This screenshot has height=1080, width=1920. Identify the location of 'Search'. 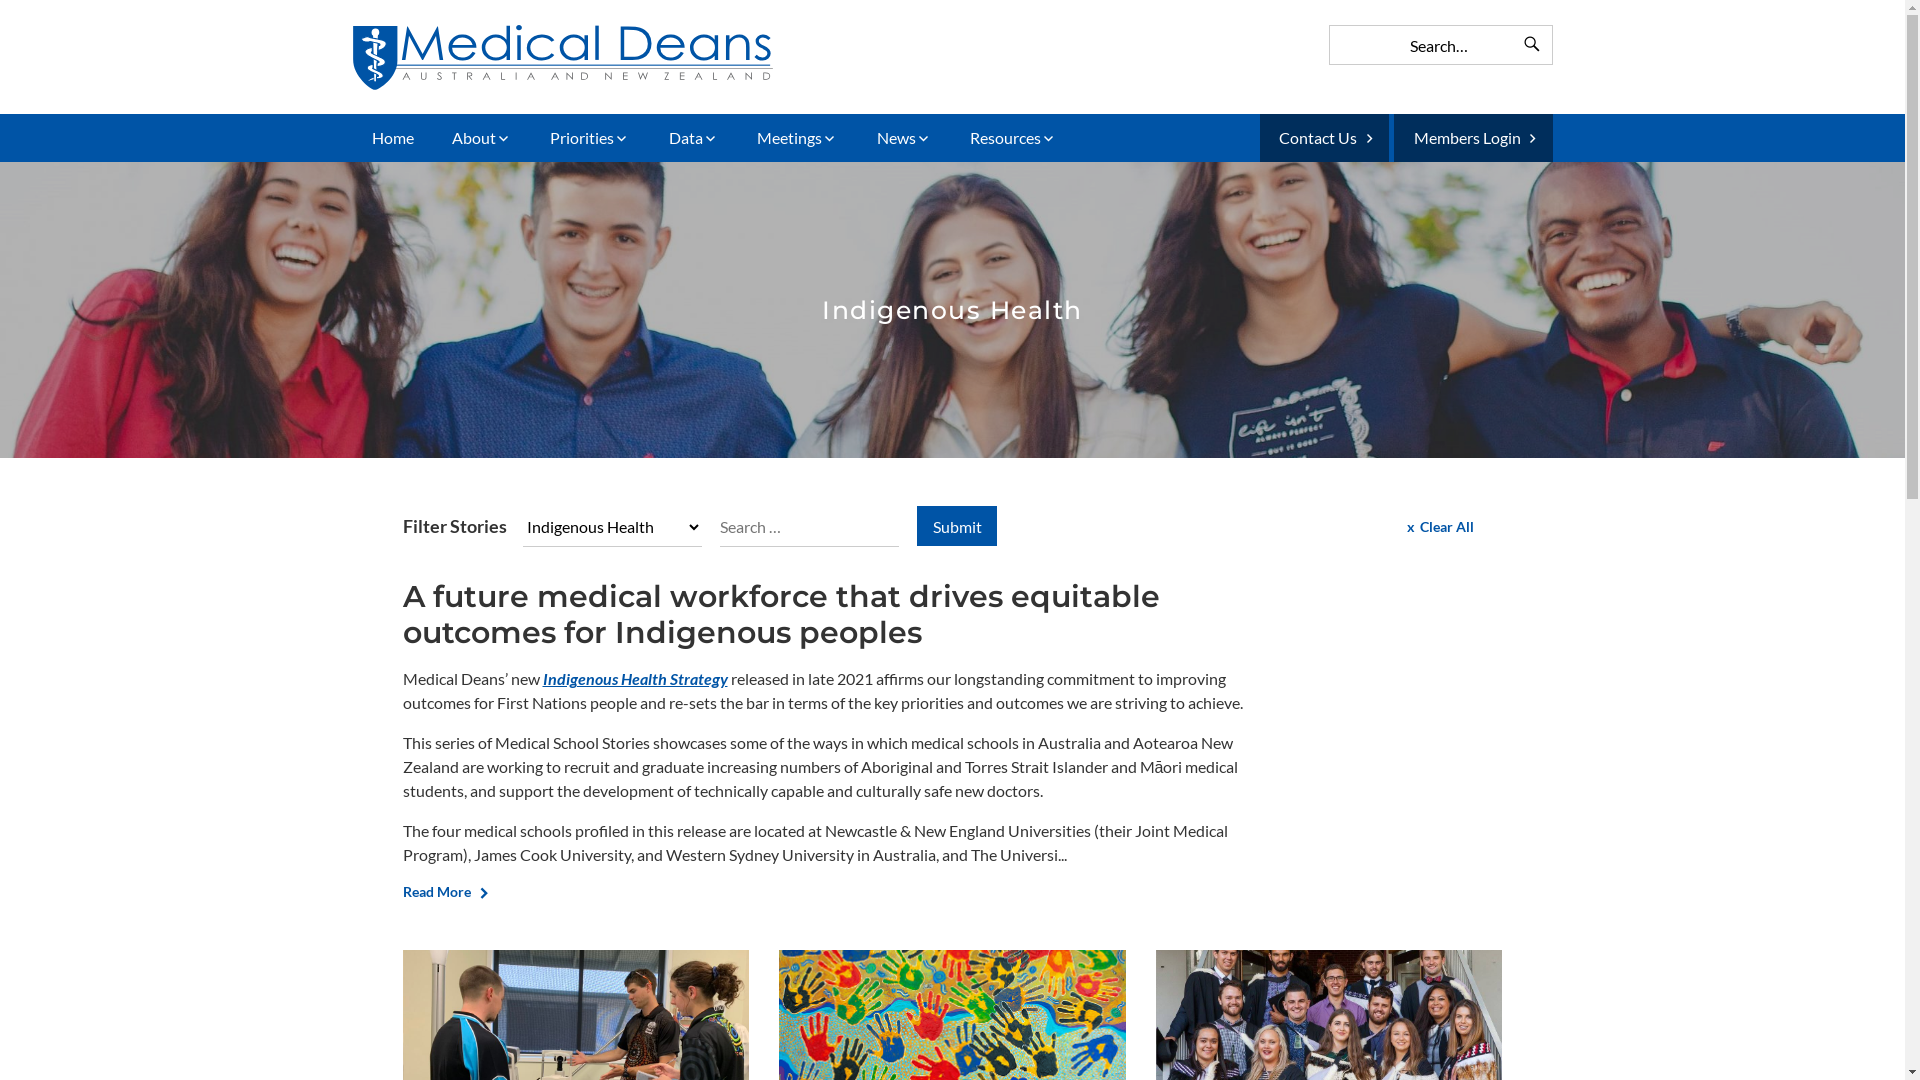
(1530, 45).